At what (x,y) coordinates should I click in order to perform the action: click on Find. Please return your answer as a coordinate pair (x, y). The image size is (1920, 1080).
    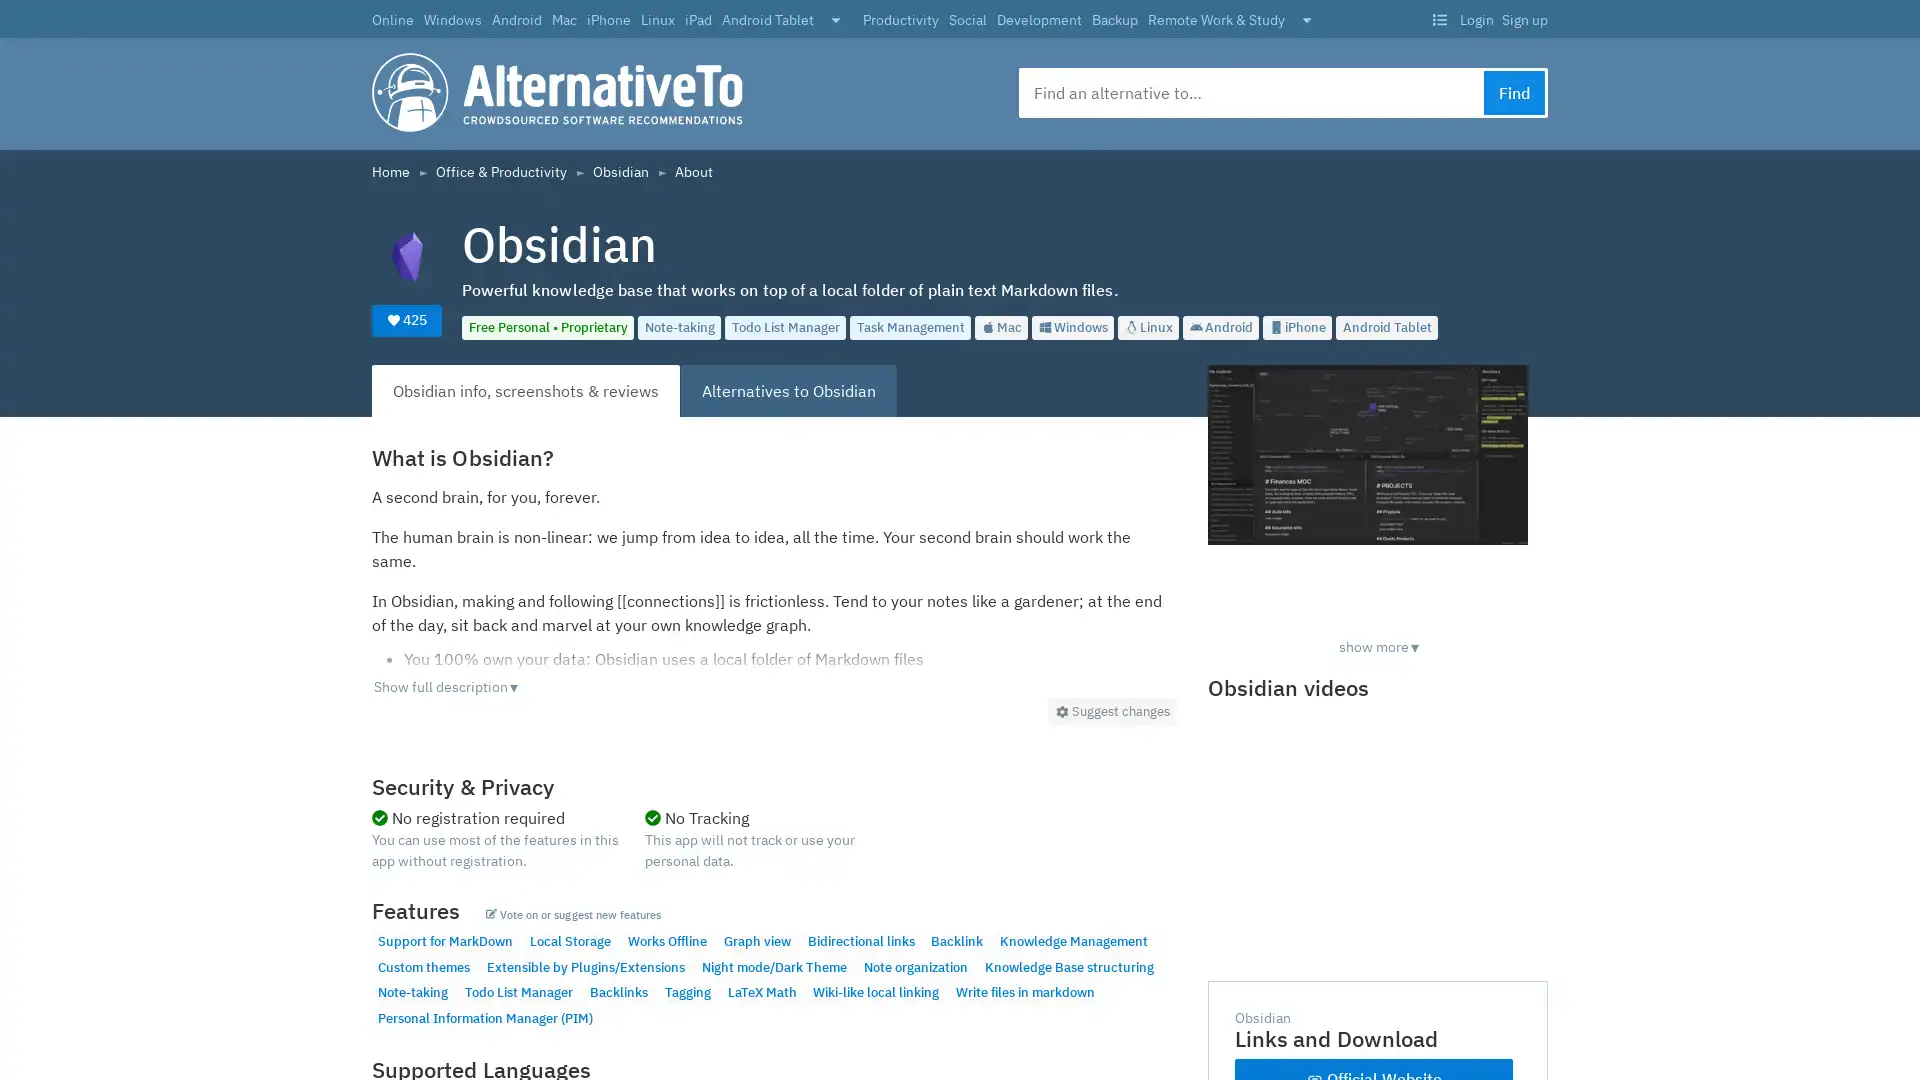
    Looking at the image, I should click on (1514, 92).